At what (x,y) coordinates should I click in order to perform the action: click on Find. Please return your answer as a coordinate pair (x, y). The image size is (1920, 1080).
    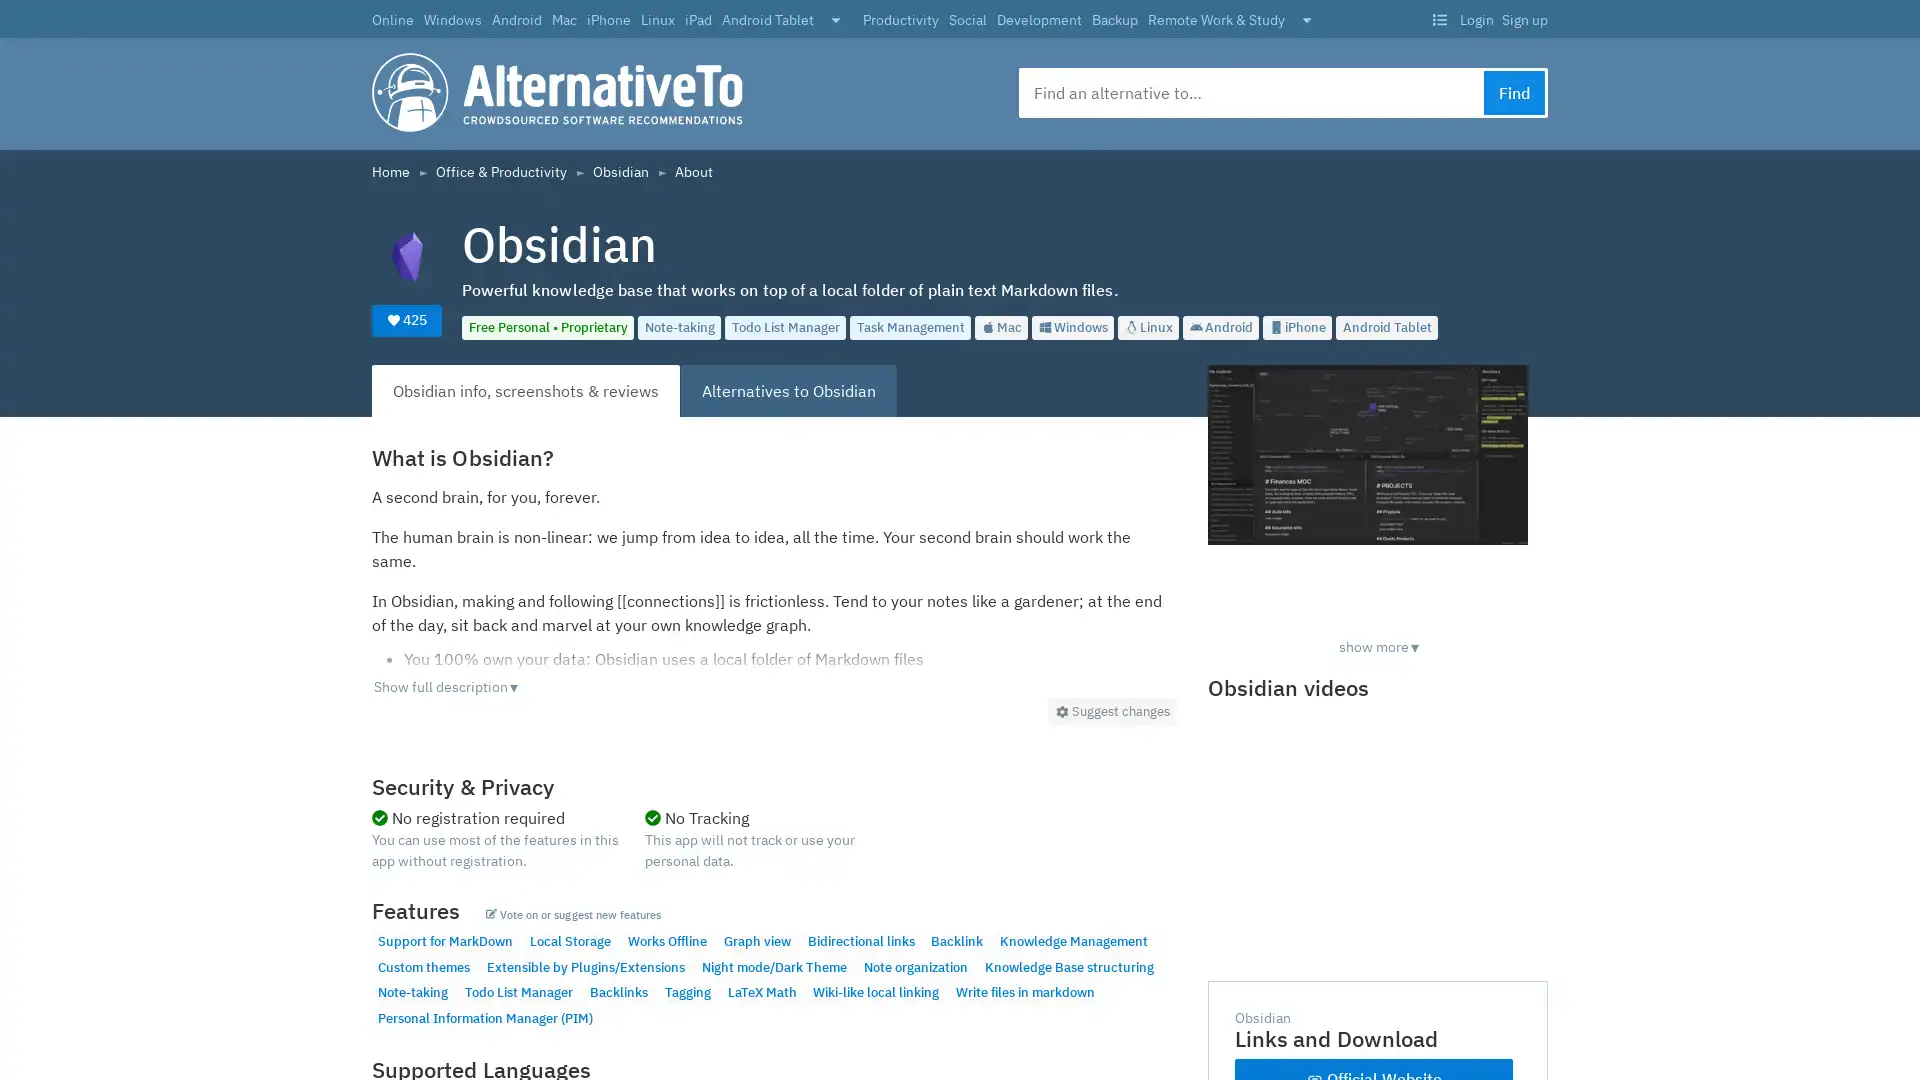
    Looking at the image, I should click on (1514, 92).